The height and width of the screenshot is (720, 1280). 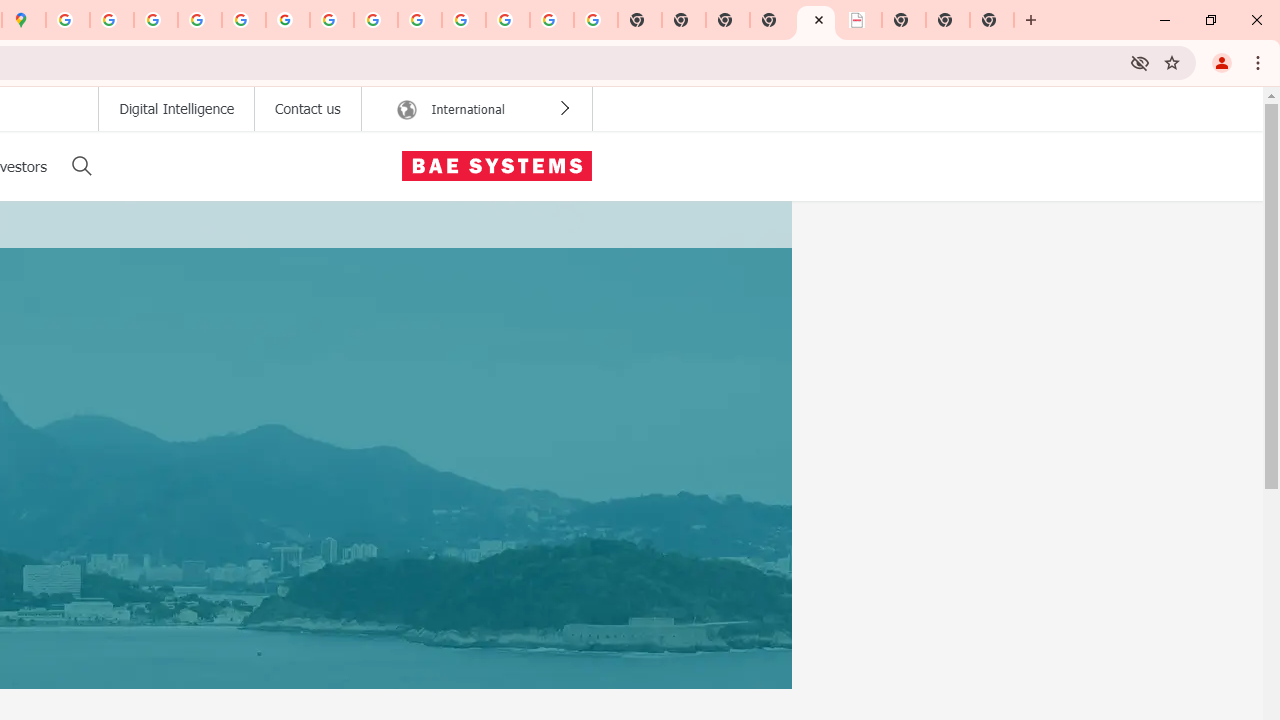 What do you see at coordinates (199, 20) in the screenshot?
I see `'Privacy Help Center - Policies Help'` at bounding box center [199, 20].